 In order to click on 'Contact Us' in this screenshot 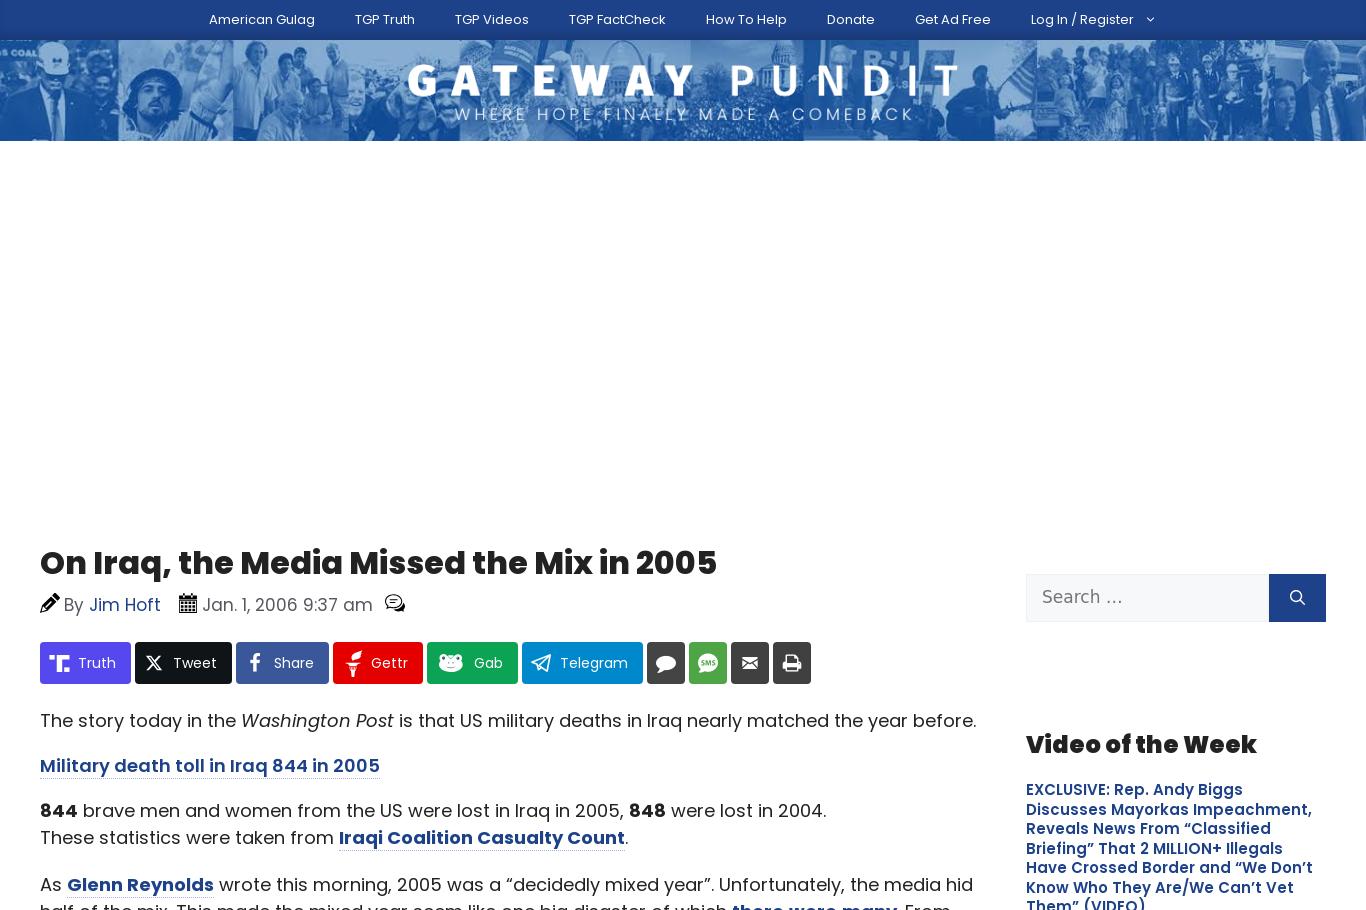, I will do `click(686, 14)`.